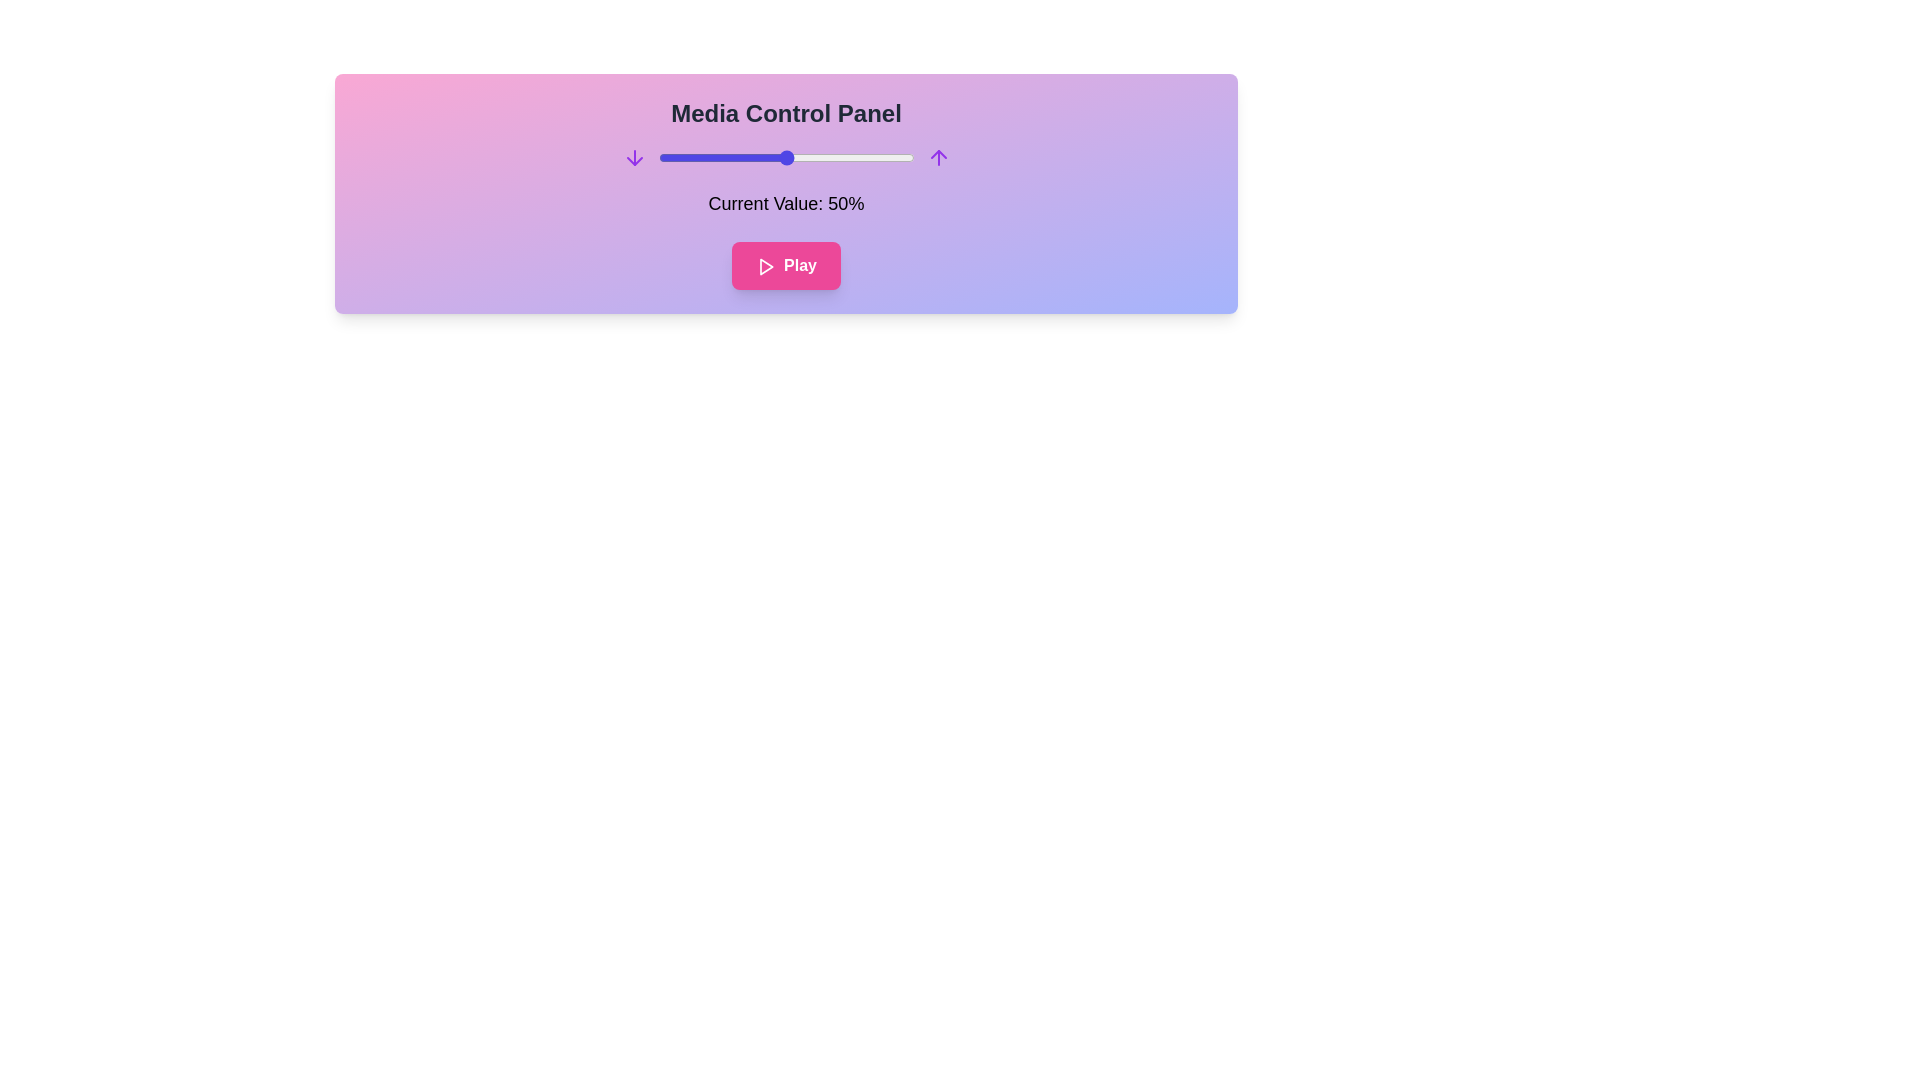 The image size is (1920, 1080). I want to click on the slider to set its value to 85, so click(876, 157).